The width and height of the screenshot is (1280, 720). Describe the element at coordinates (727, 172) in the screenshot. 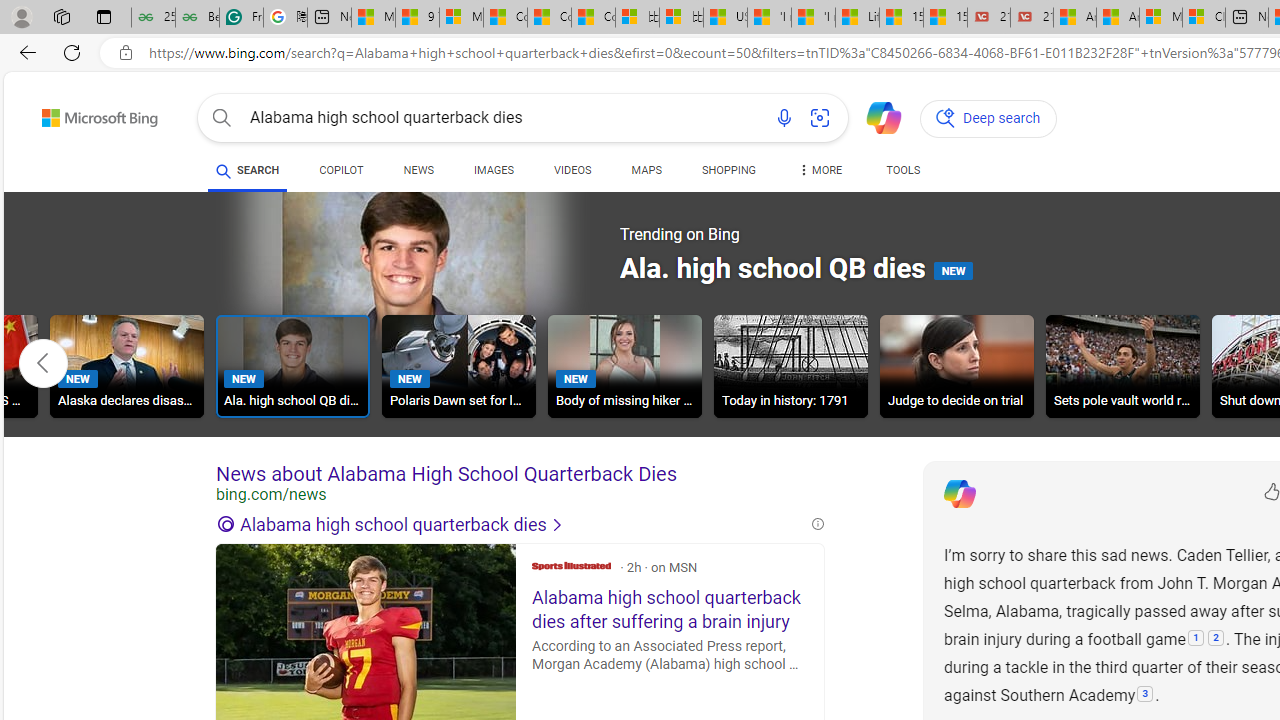

I see `'SHOPPING'` at that location.